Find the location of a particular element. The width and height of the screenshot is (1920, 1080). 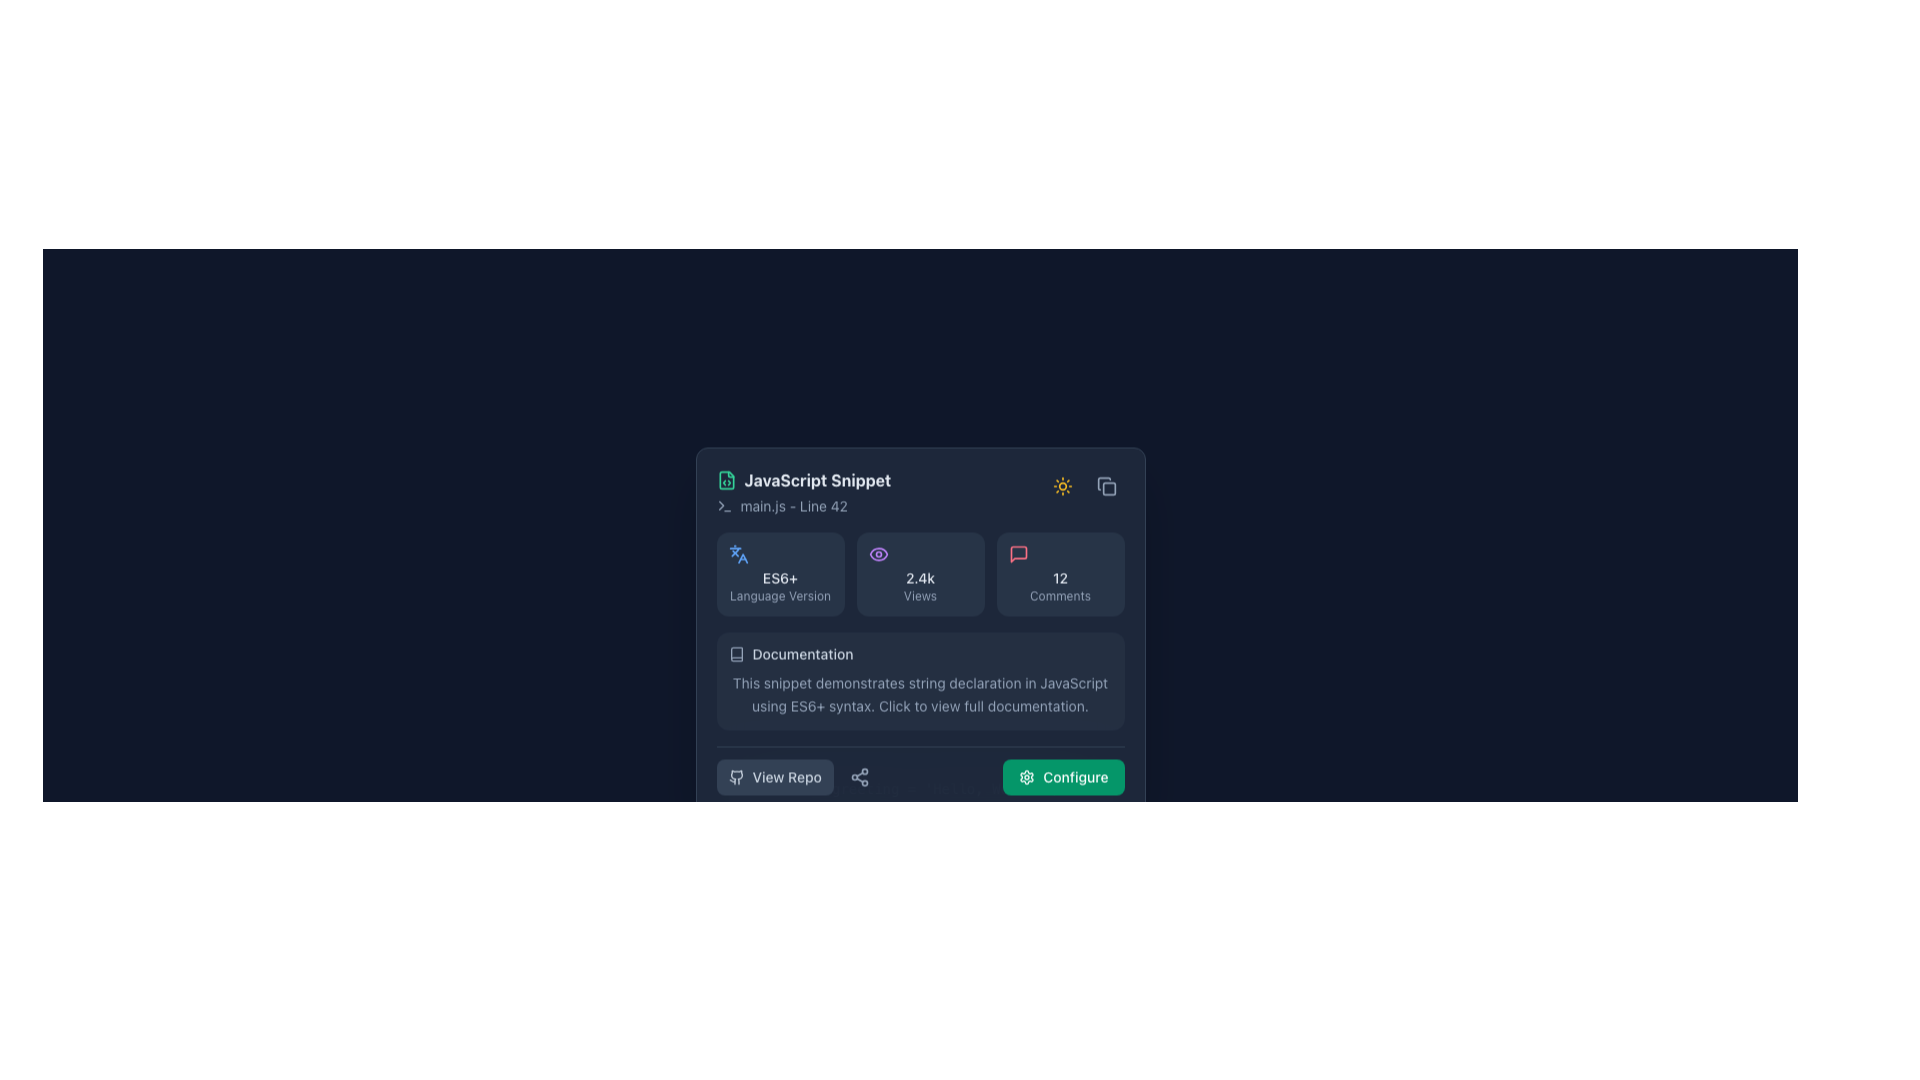

the third label/text element that serves as a descriptive label for links or references to documentation is located at coordinates (802, 654).